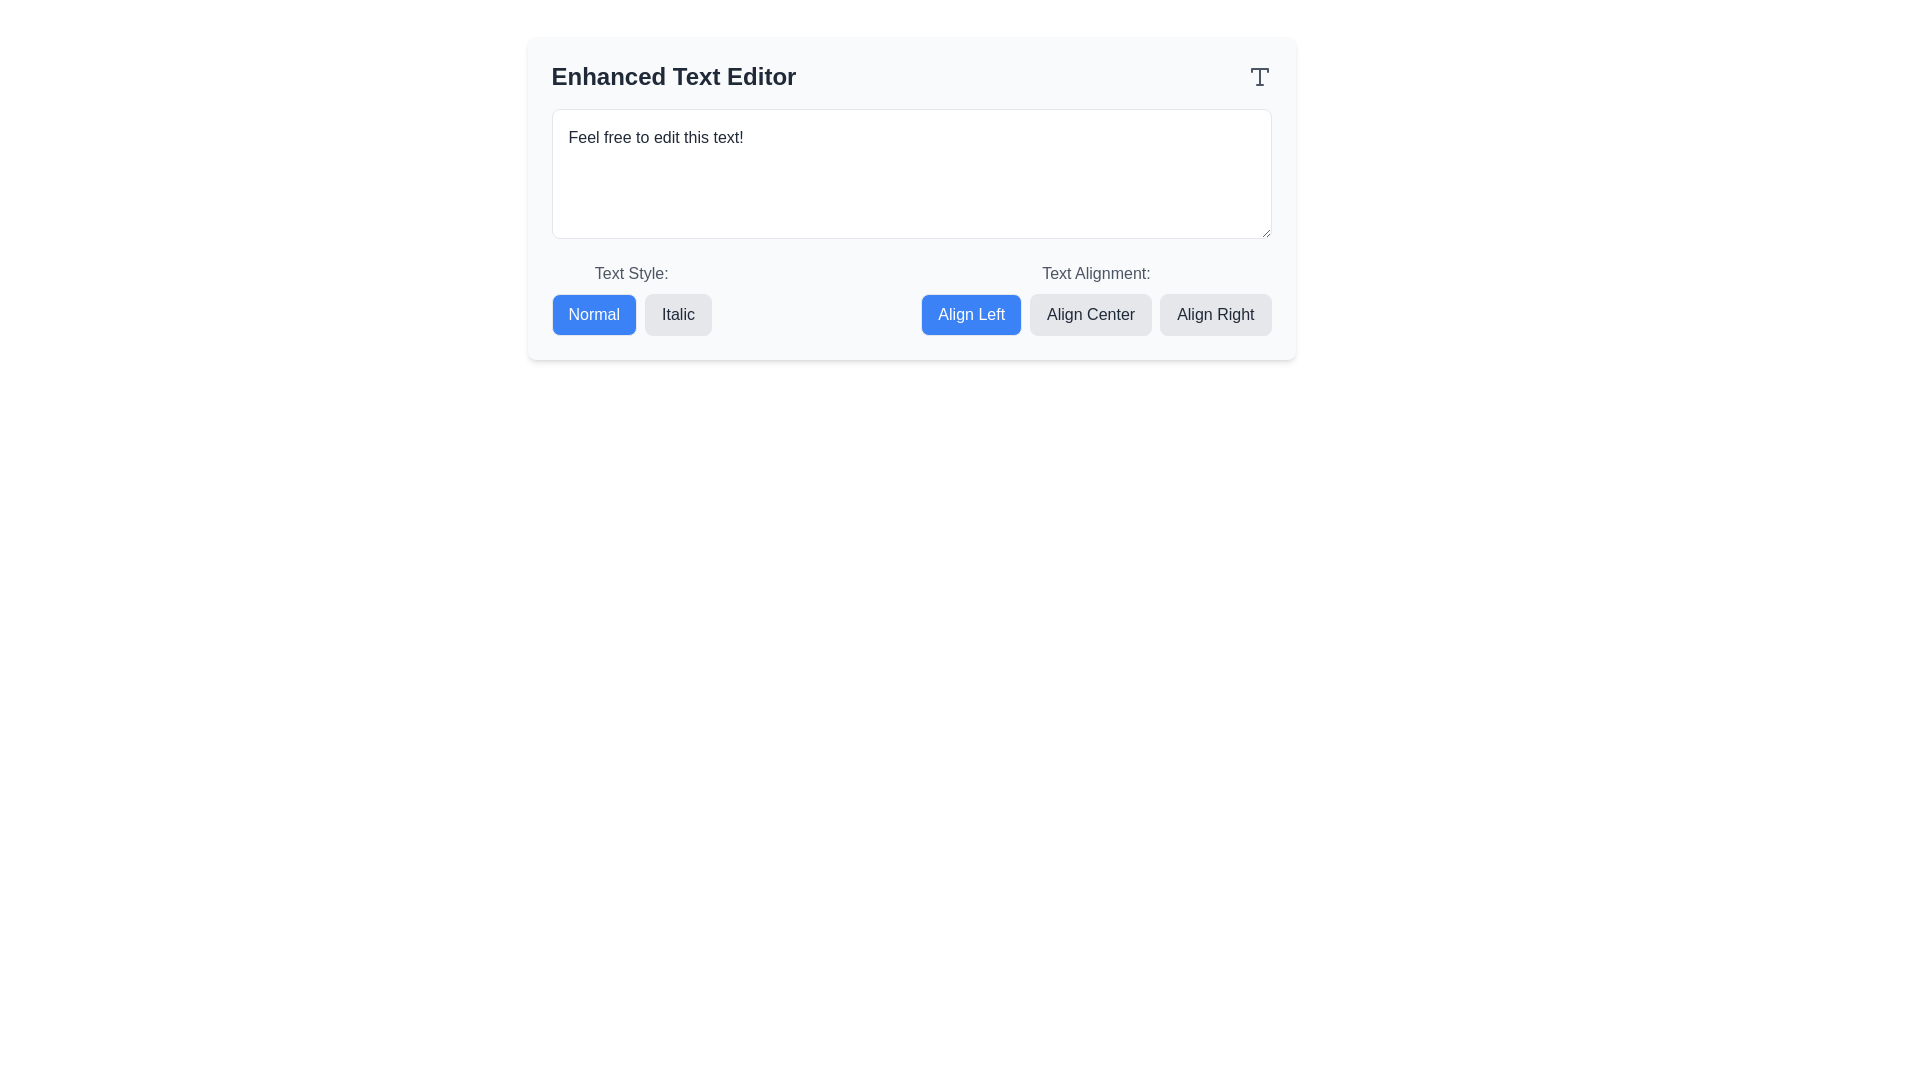  What do you see at coordinates (1258, 69) in the screenshot?
I see `narrow triangular arrow-like SVG icon element located at the top-right corner of the main interface section for design adjustments` at bounding box center [1258, 69].